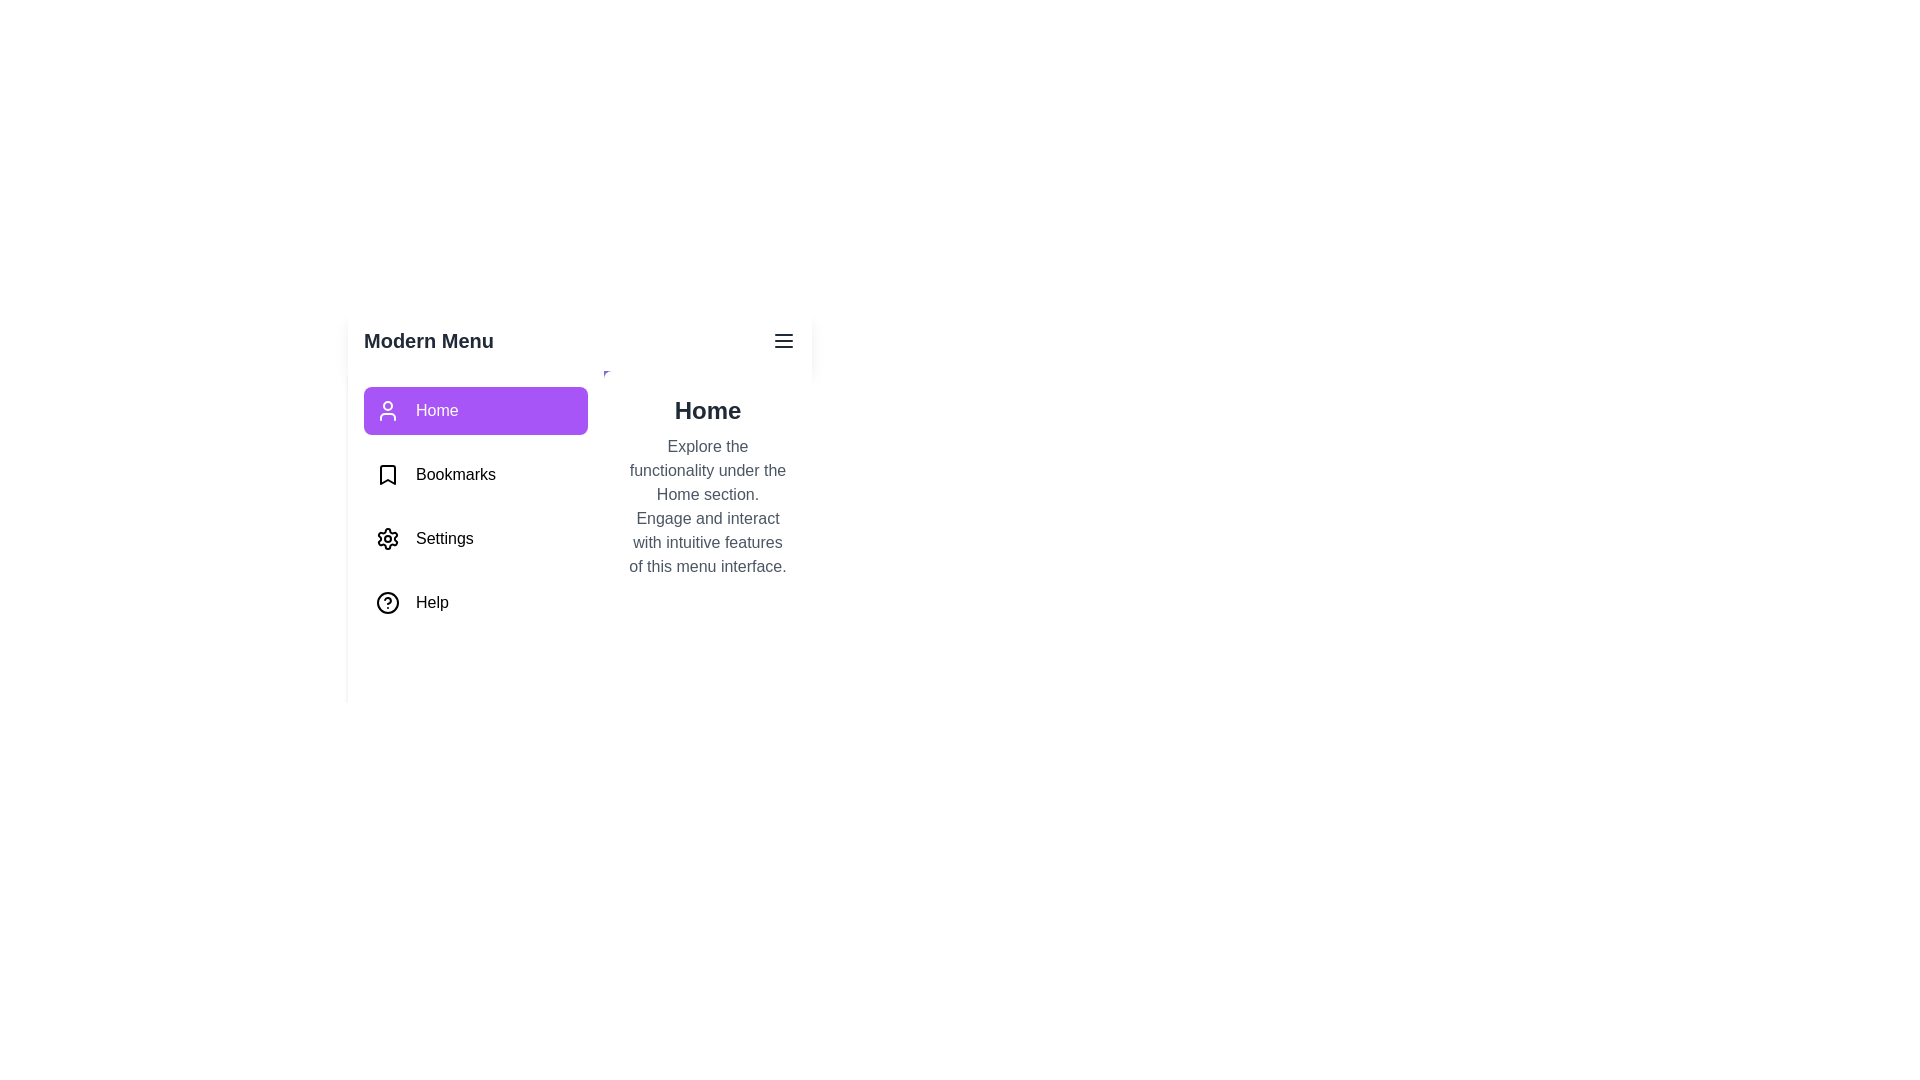 This screenshot has width=1920, height=1080. I want to click on the tab named Bookmarks from the sidebar menu, so click(474, 474).